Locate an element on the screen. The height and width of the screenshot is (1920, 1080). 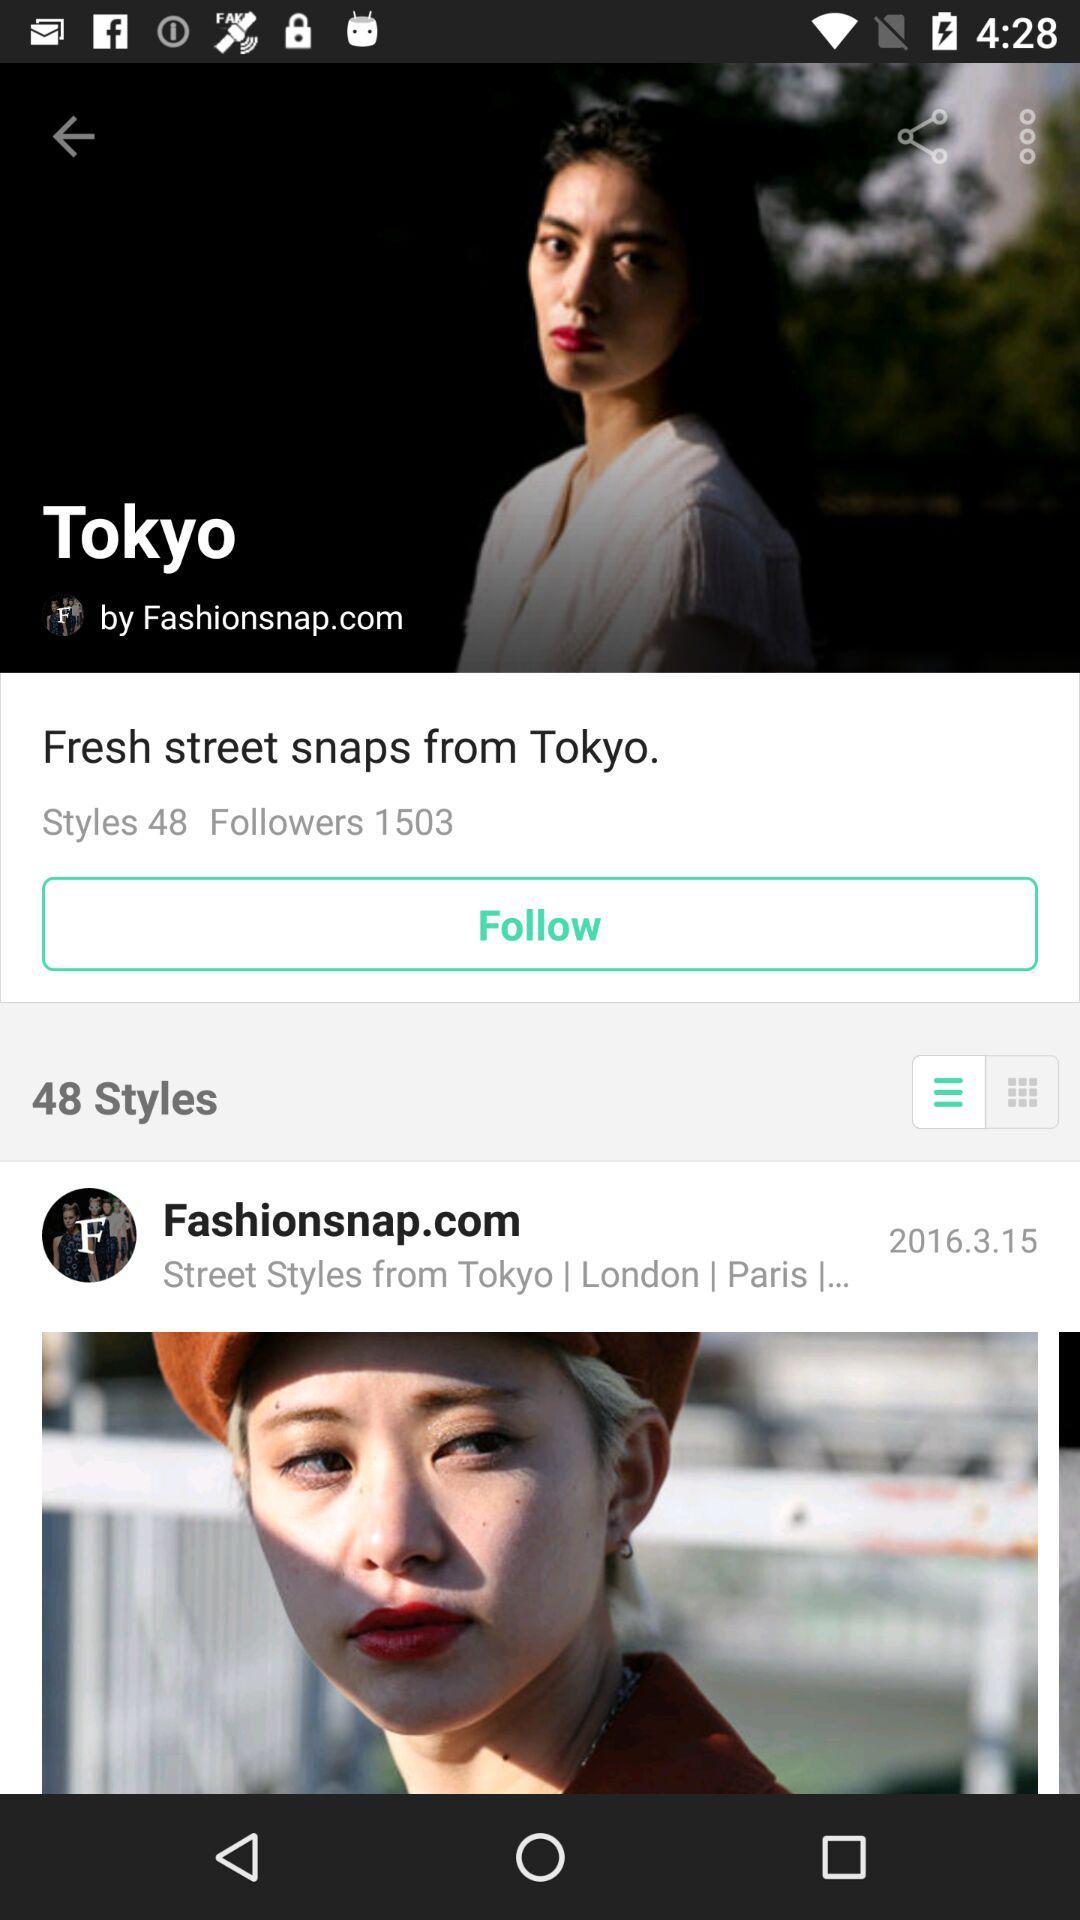
change to list type is located at coordinates (947, 1090).